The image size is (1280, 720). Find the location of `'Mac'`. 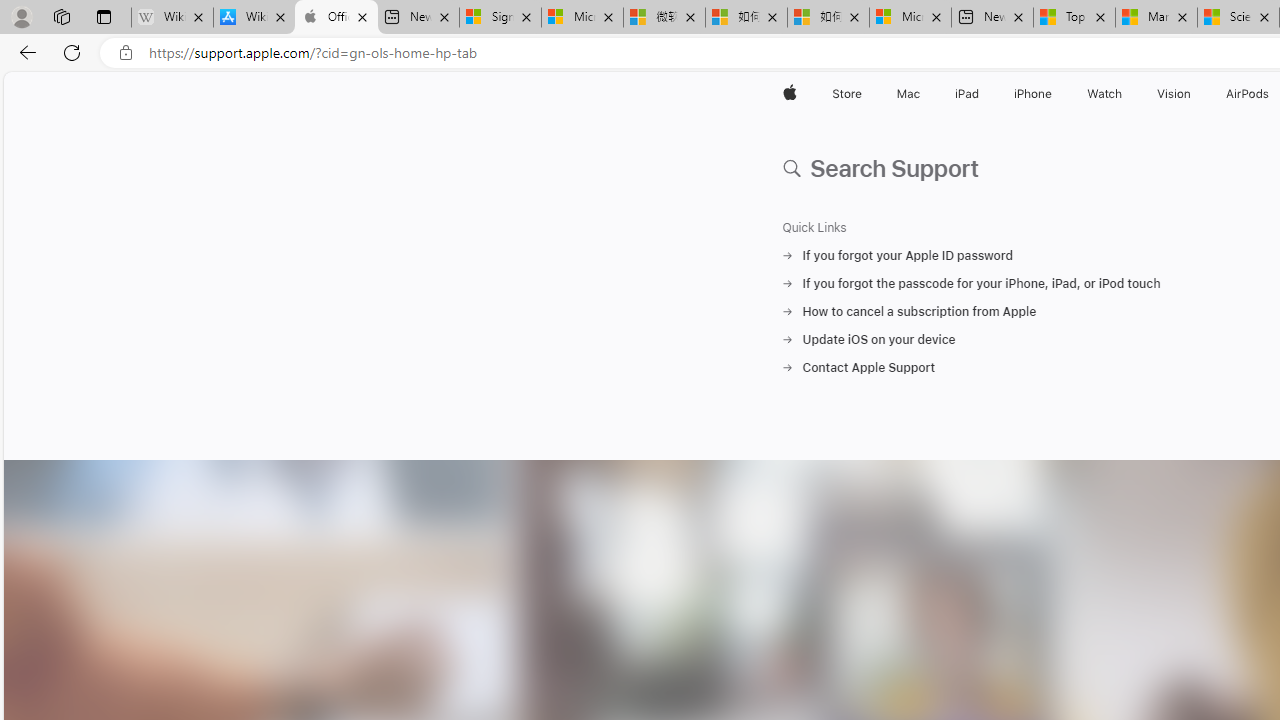

'Mac' is located at coordinates (907, 93).